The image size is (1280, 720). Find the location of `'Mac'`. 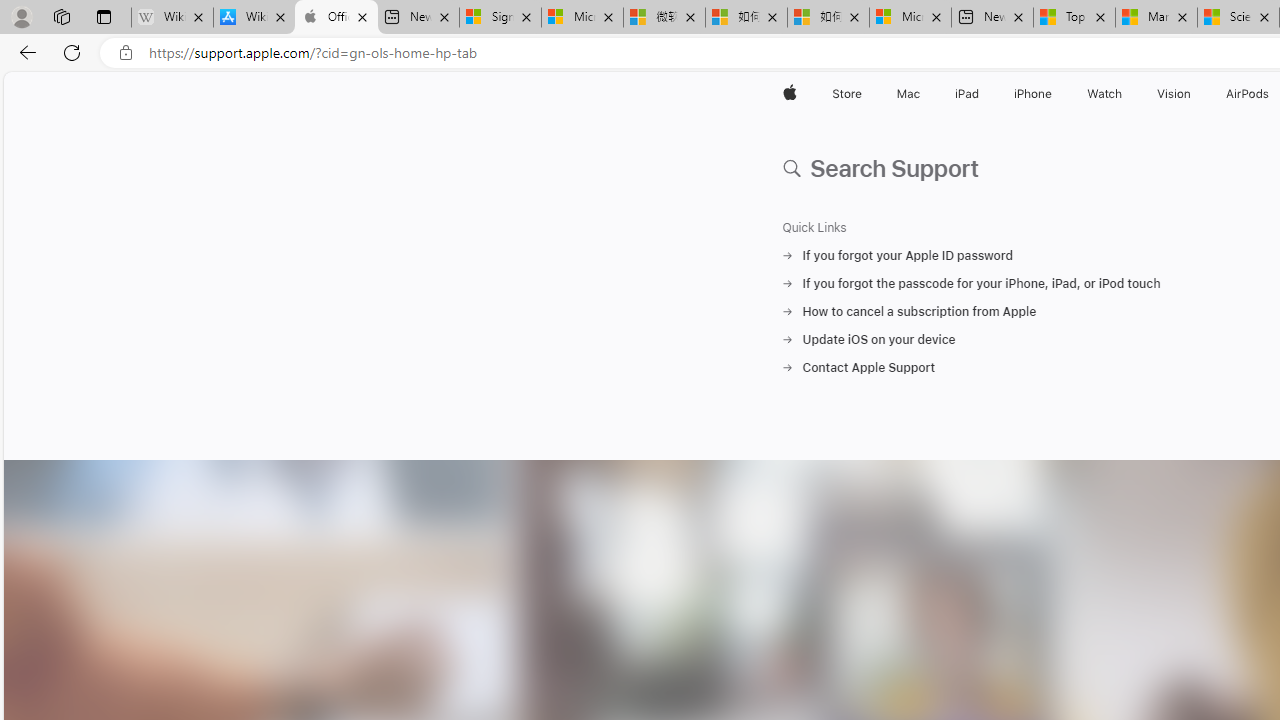

'Mac' is located at coordinates (907, 93).